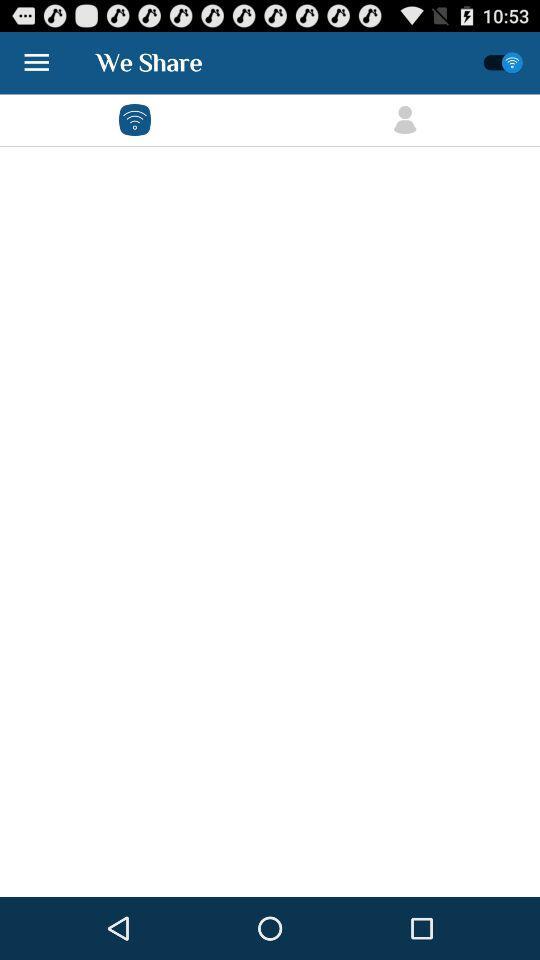  I want to click on the text written at top left of the page, so click(147, 62).